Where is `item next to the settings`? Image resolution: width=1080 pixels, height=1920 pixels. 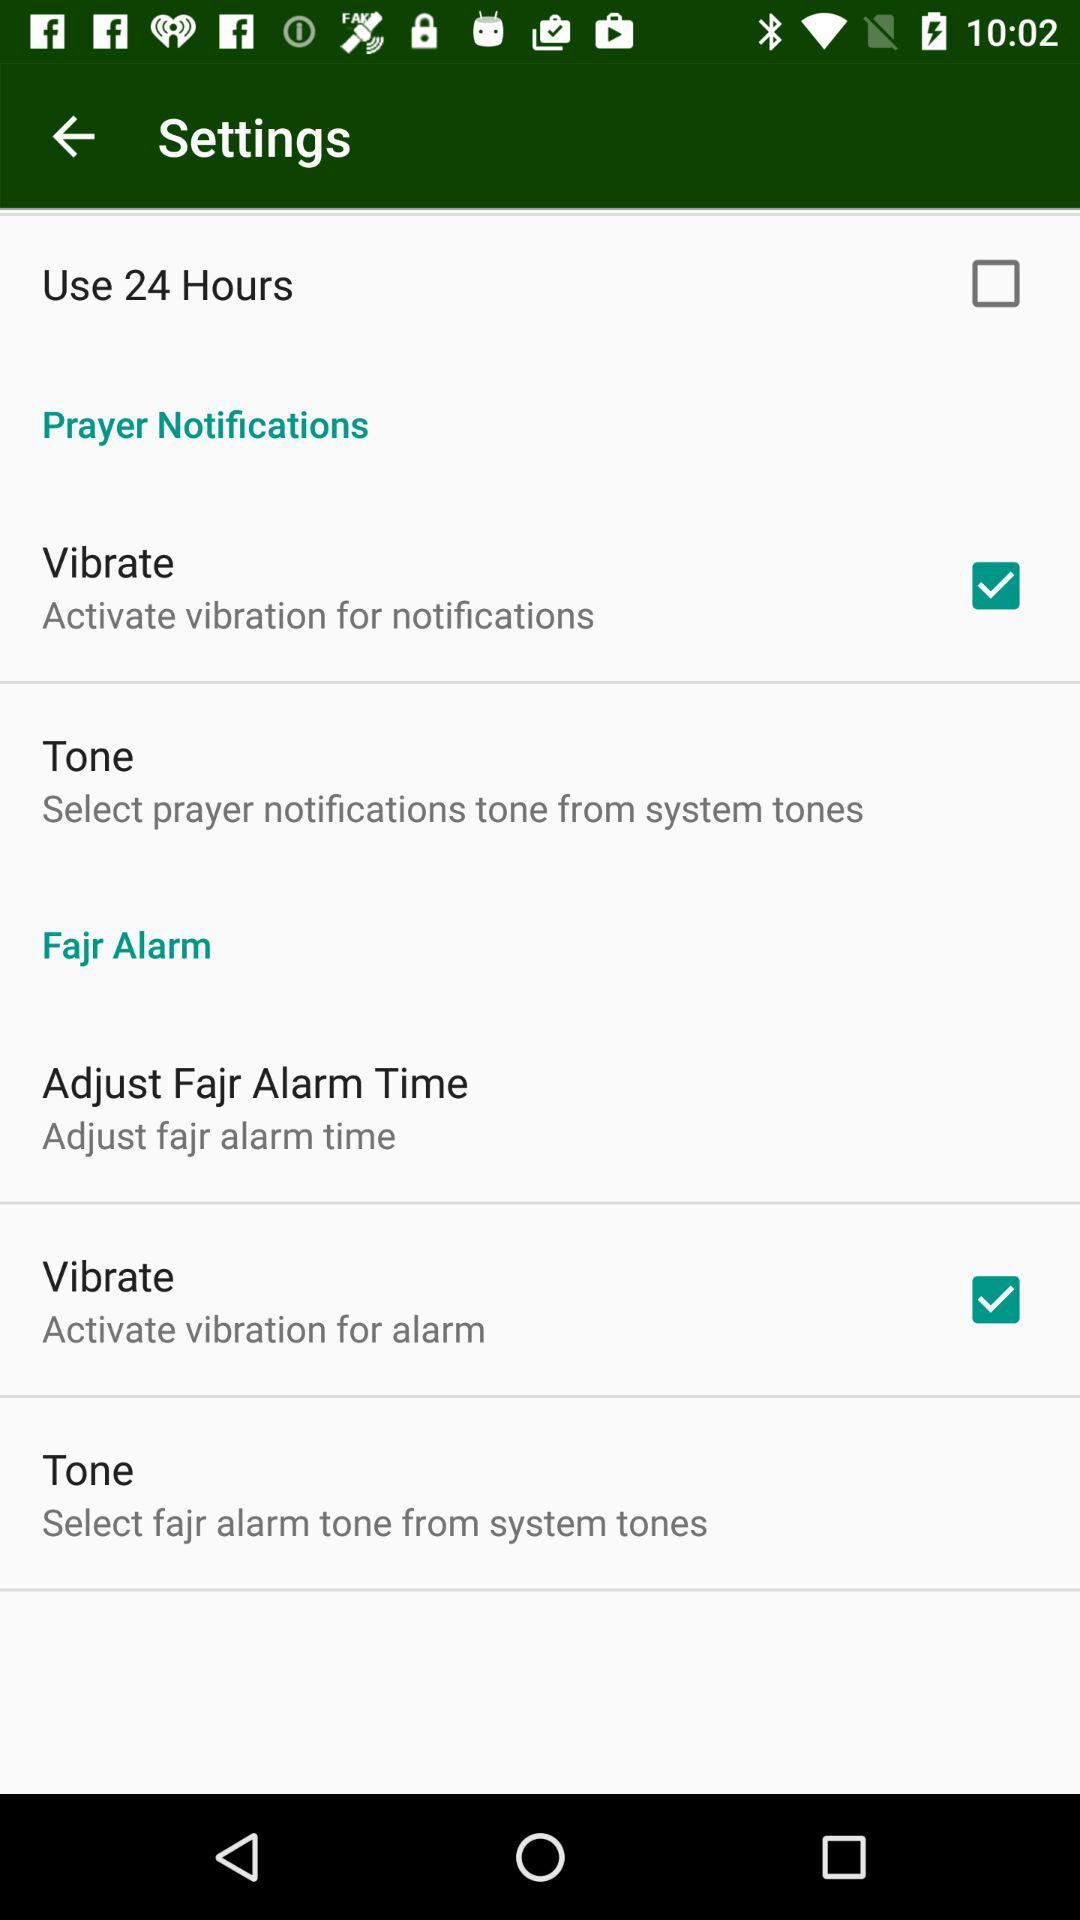
item next to the settings is located at coordinates (72, 135).